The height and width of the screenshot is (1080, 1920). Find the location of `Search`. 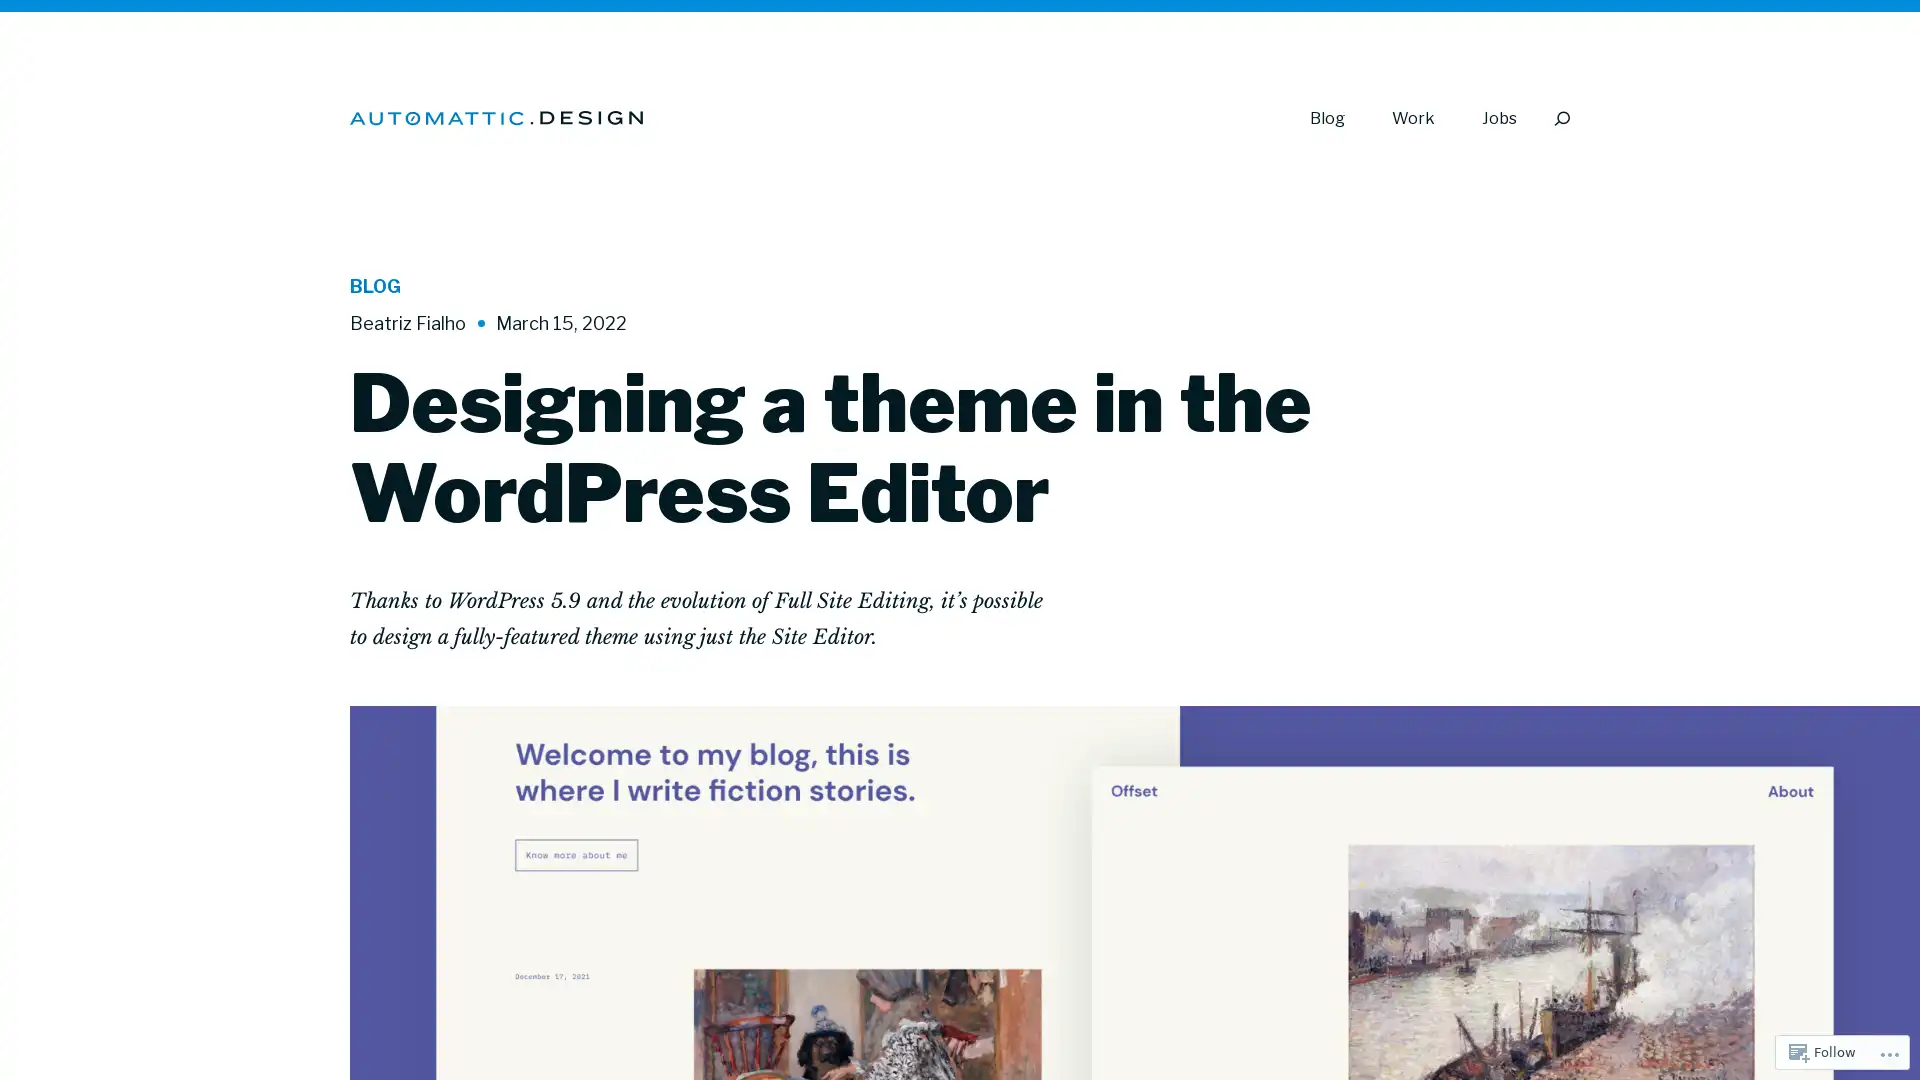

Search is located at coordinates (1560, 118).